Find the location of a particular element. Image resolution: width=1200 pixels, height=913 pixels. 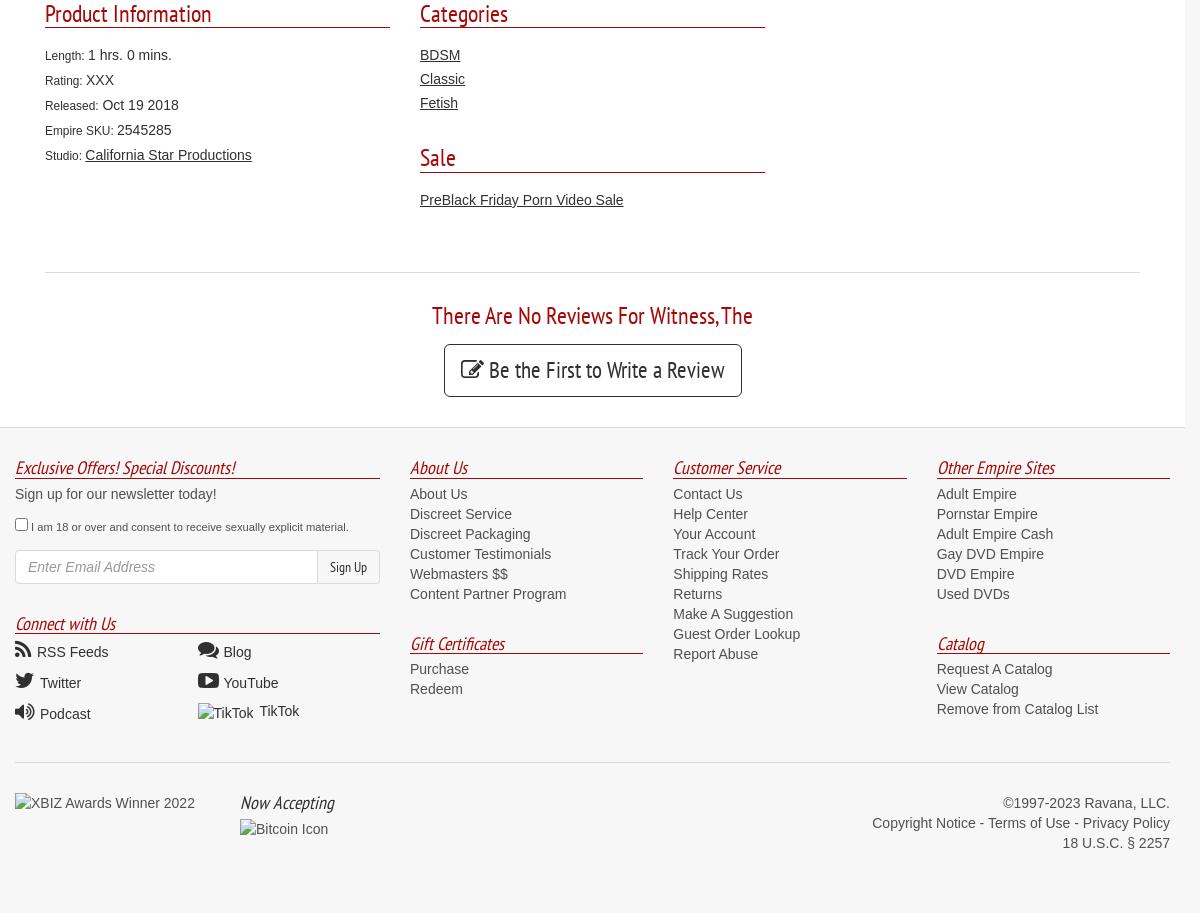

'Sale' is located at coordinates (438, 156).